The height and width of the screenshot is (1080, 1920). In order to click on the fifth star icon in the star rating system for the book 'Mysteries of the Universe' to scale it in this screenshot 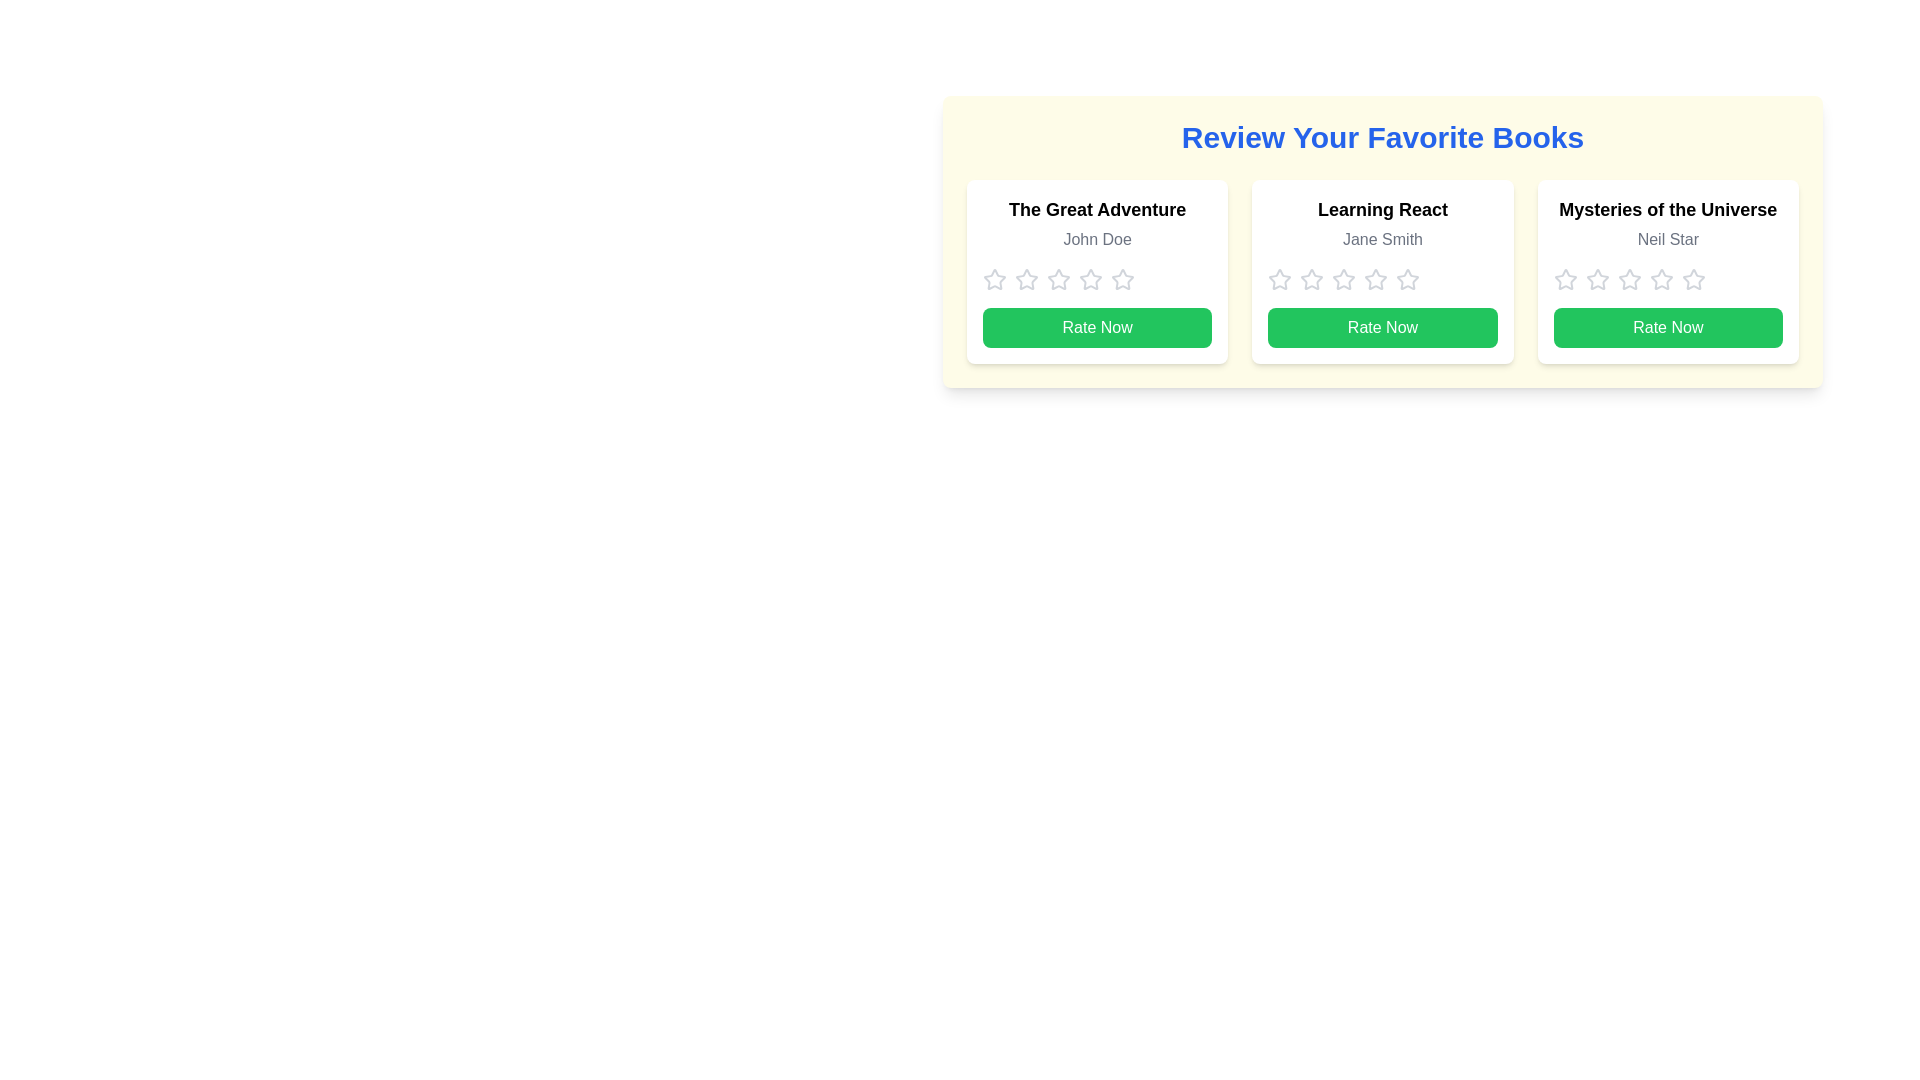, I will do `click(1692, 280)`.